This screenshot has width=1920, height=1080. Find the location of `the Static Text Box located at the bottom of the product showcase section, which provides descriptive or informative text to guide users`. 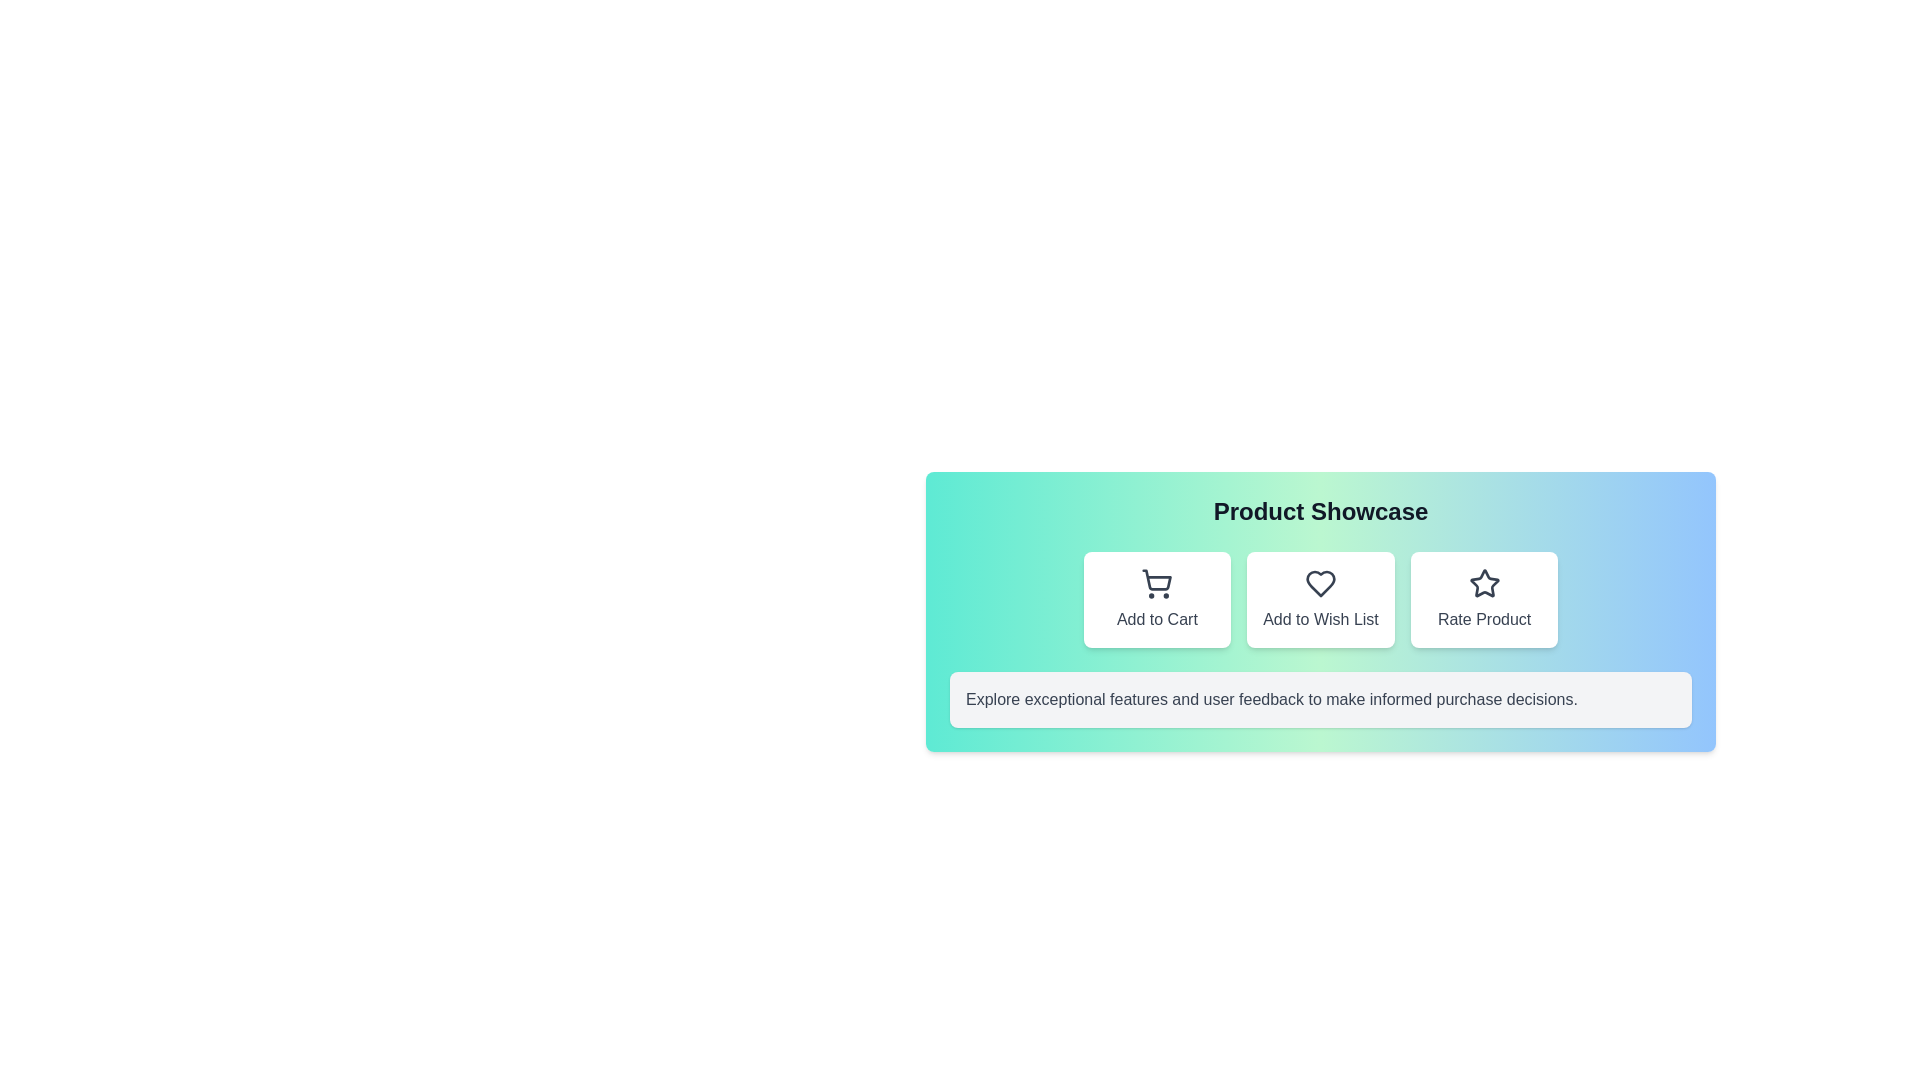

the Static Text Box located at the bottom of the product showcase section, which provides descriptive or informative text to guide users is located at coordinates (1320, 698).